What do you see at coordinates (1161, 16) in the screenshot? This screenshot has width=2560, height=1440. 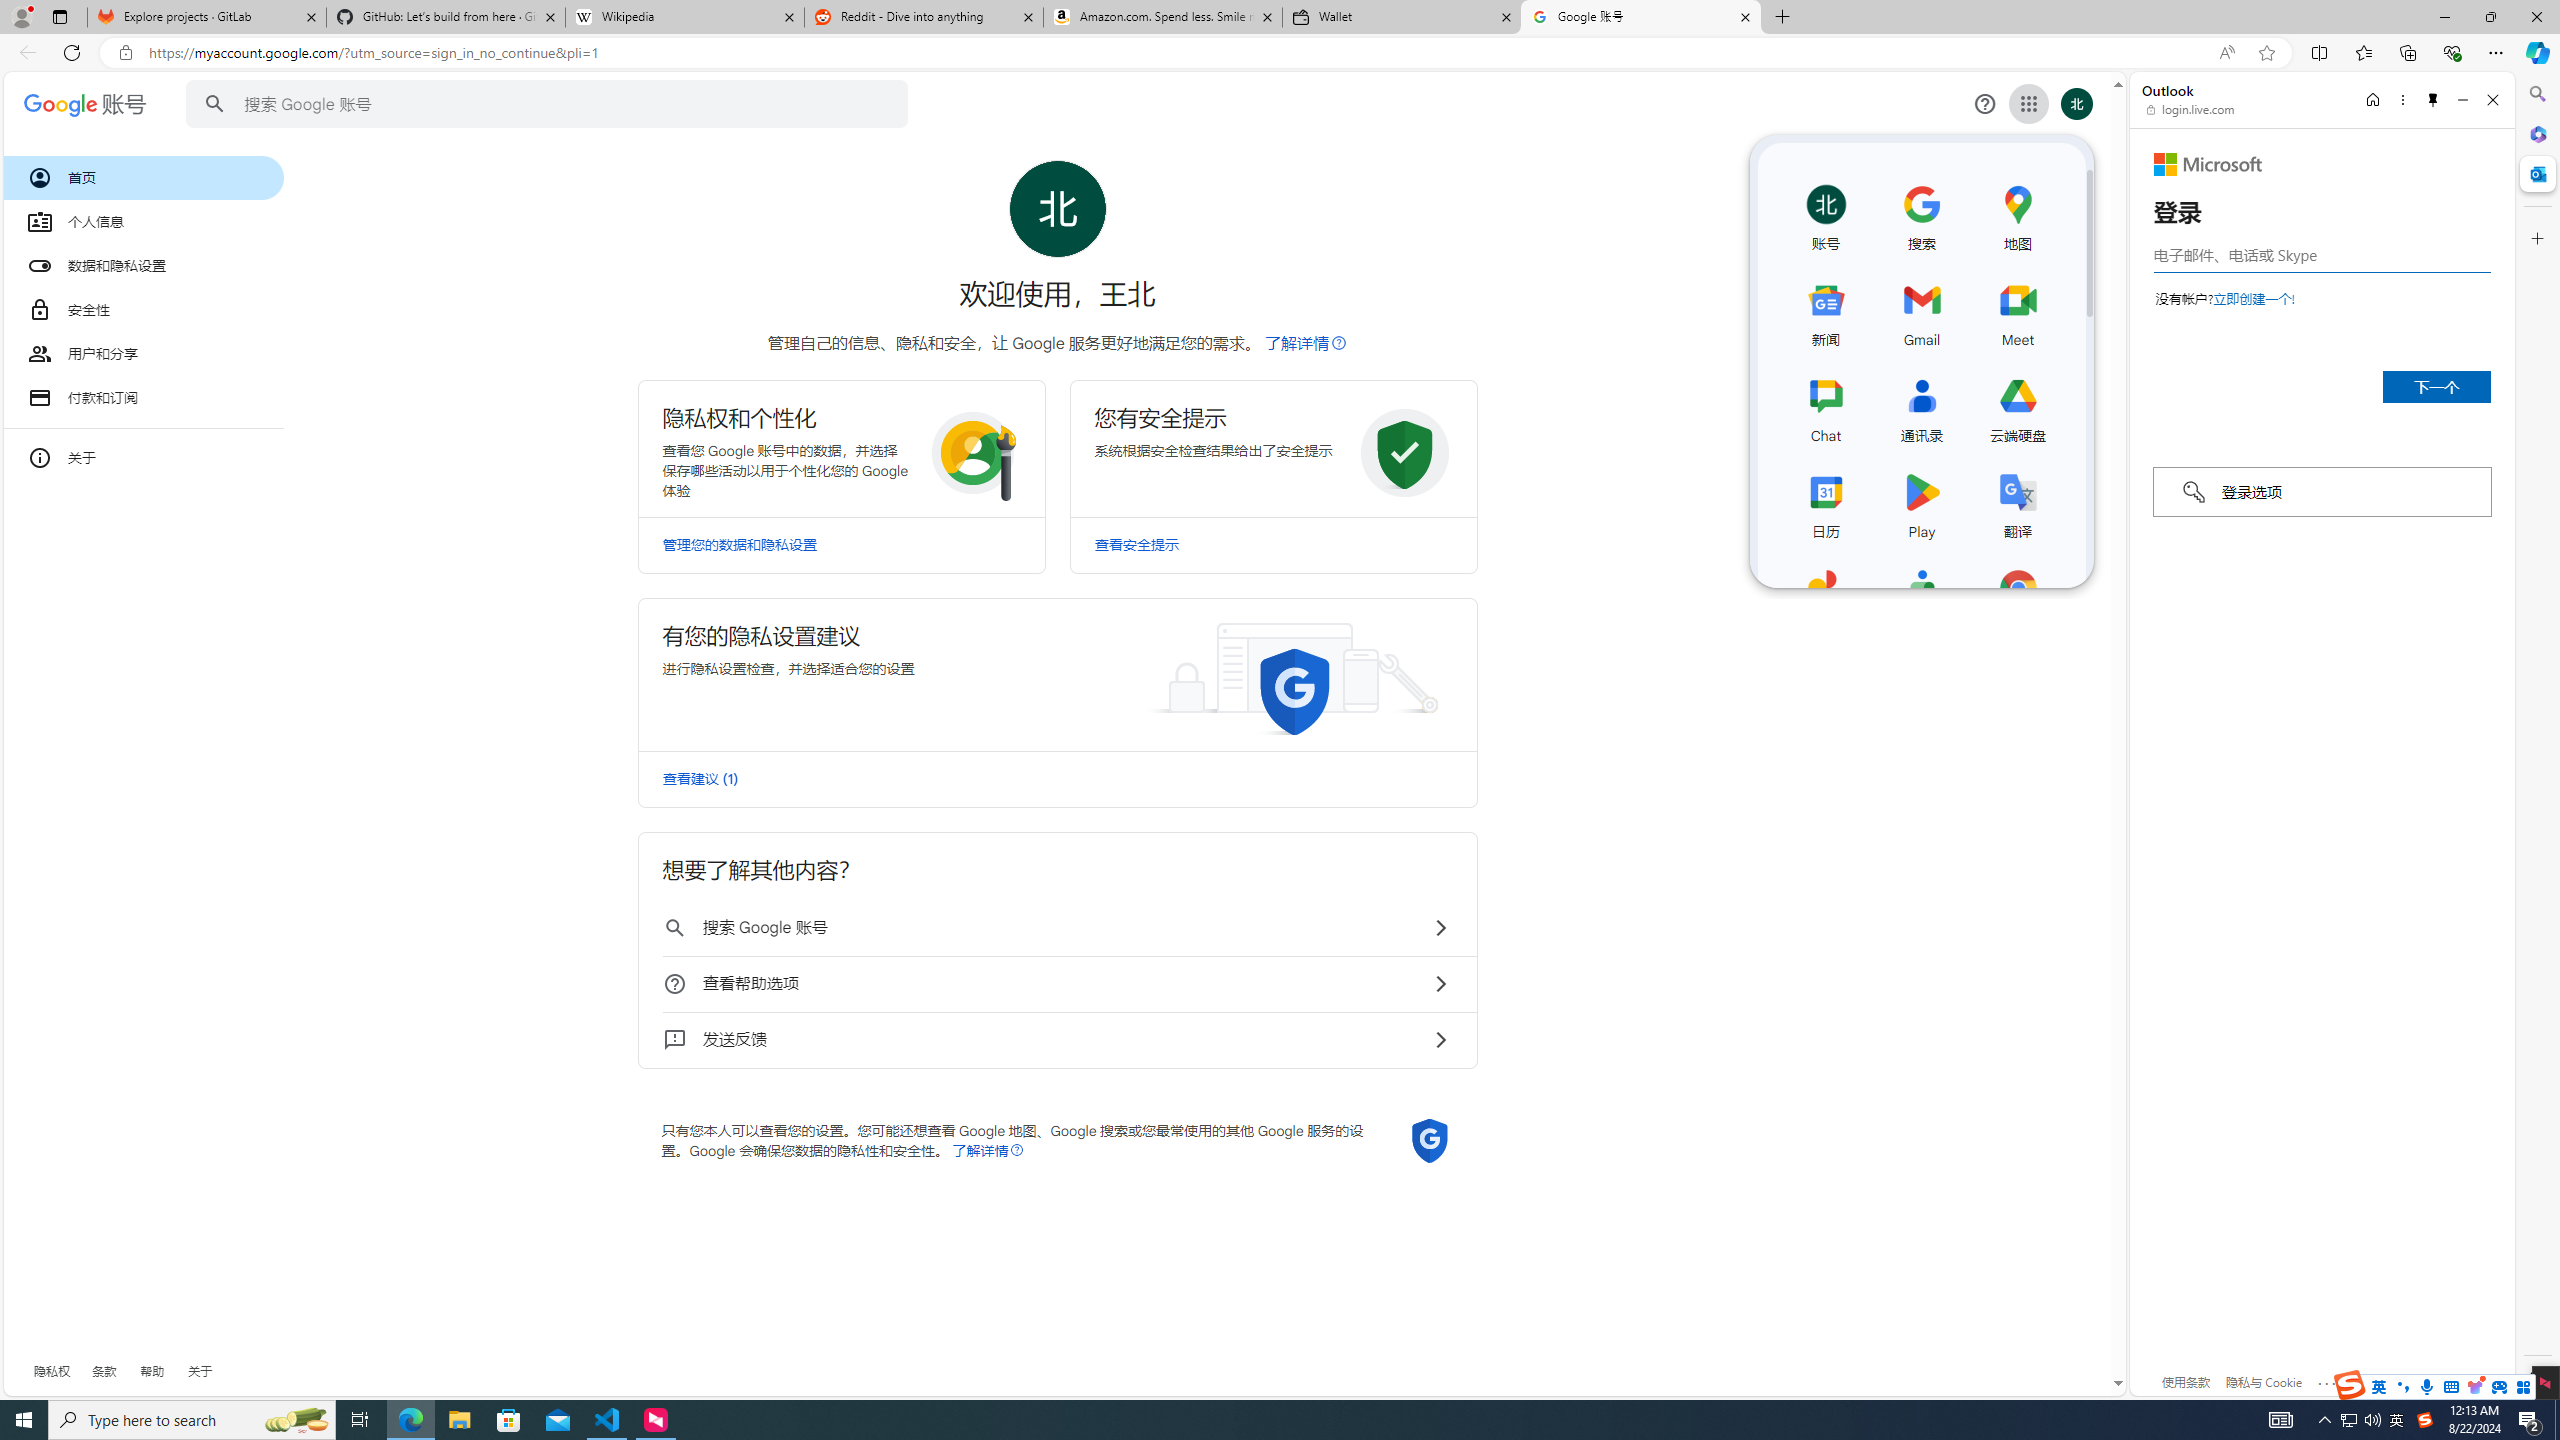 I see `'Amazon.com. Spend less. Smile more.'` at bounding box center [1161, 16].